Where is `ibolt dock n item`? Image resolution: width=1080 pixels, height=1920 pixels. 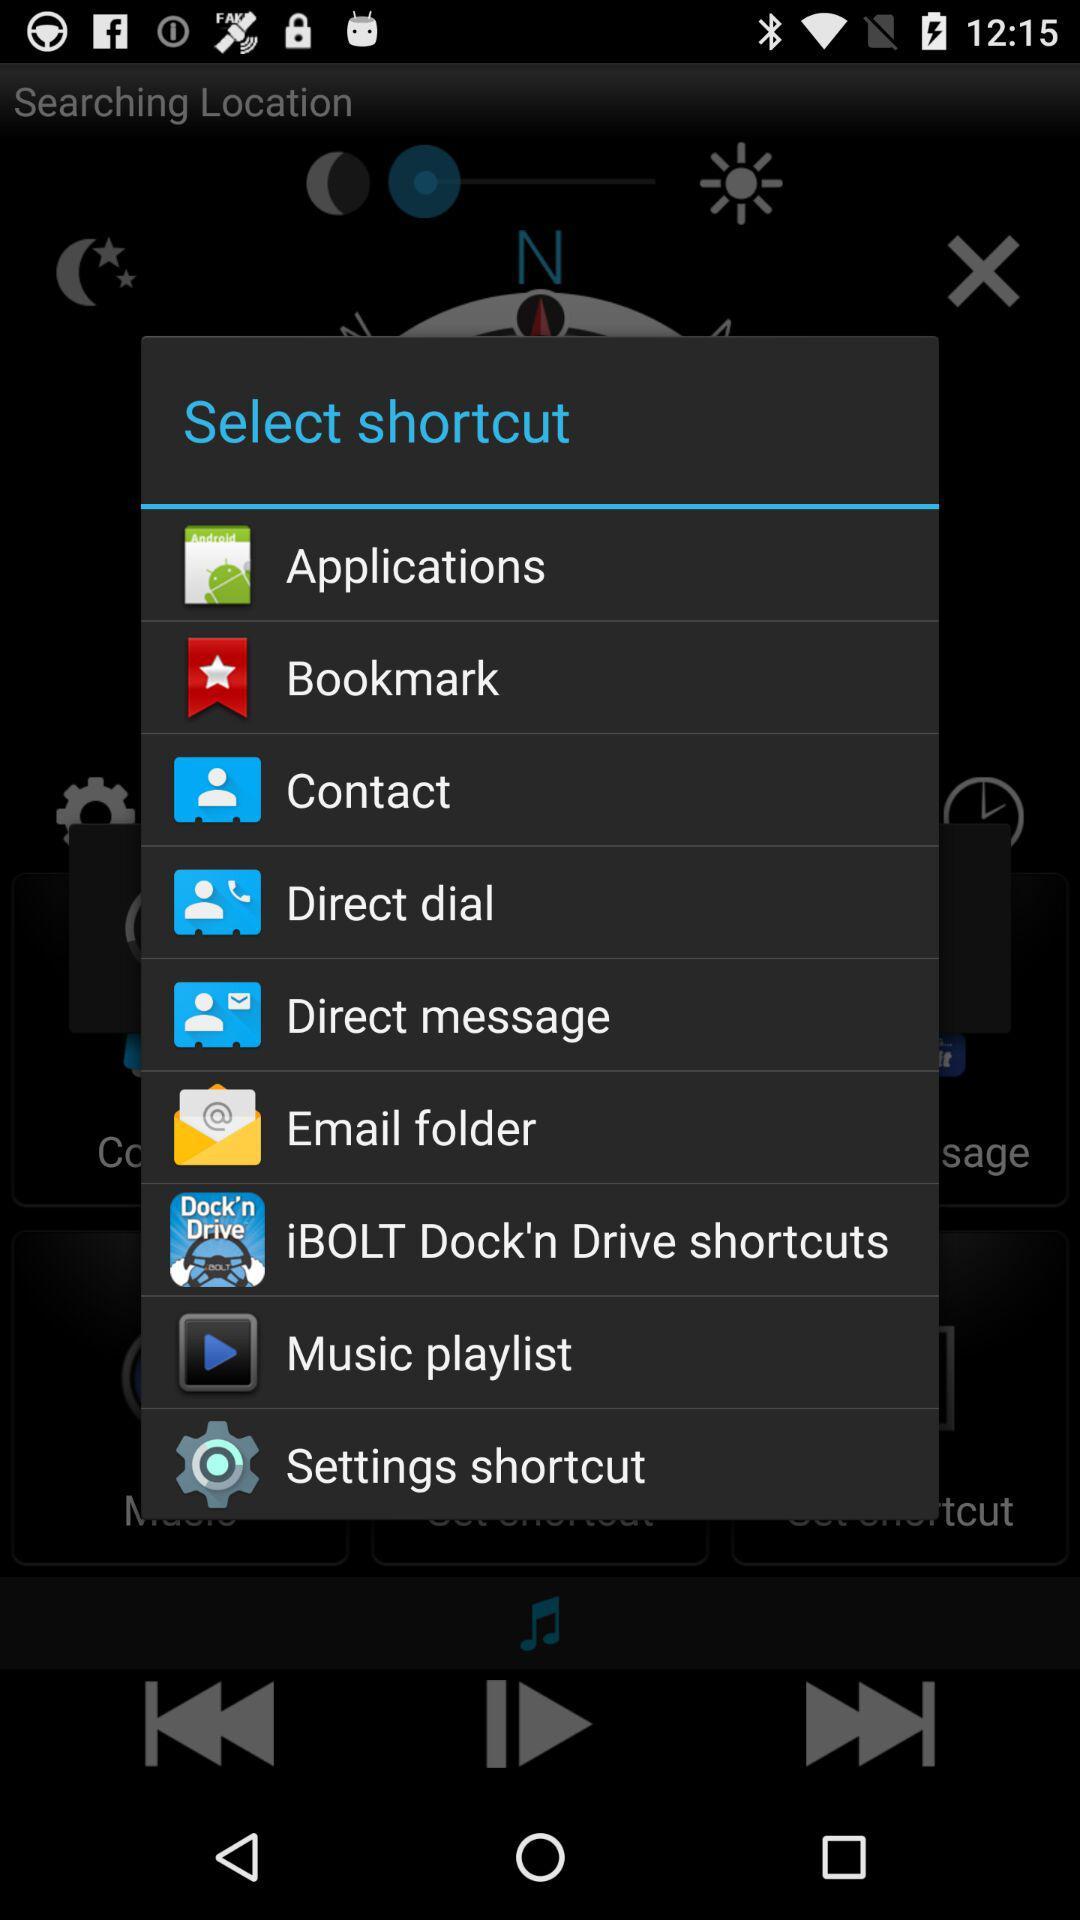
ibolt dock n item is located at coordinates (540, 1238).